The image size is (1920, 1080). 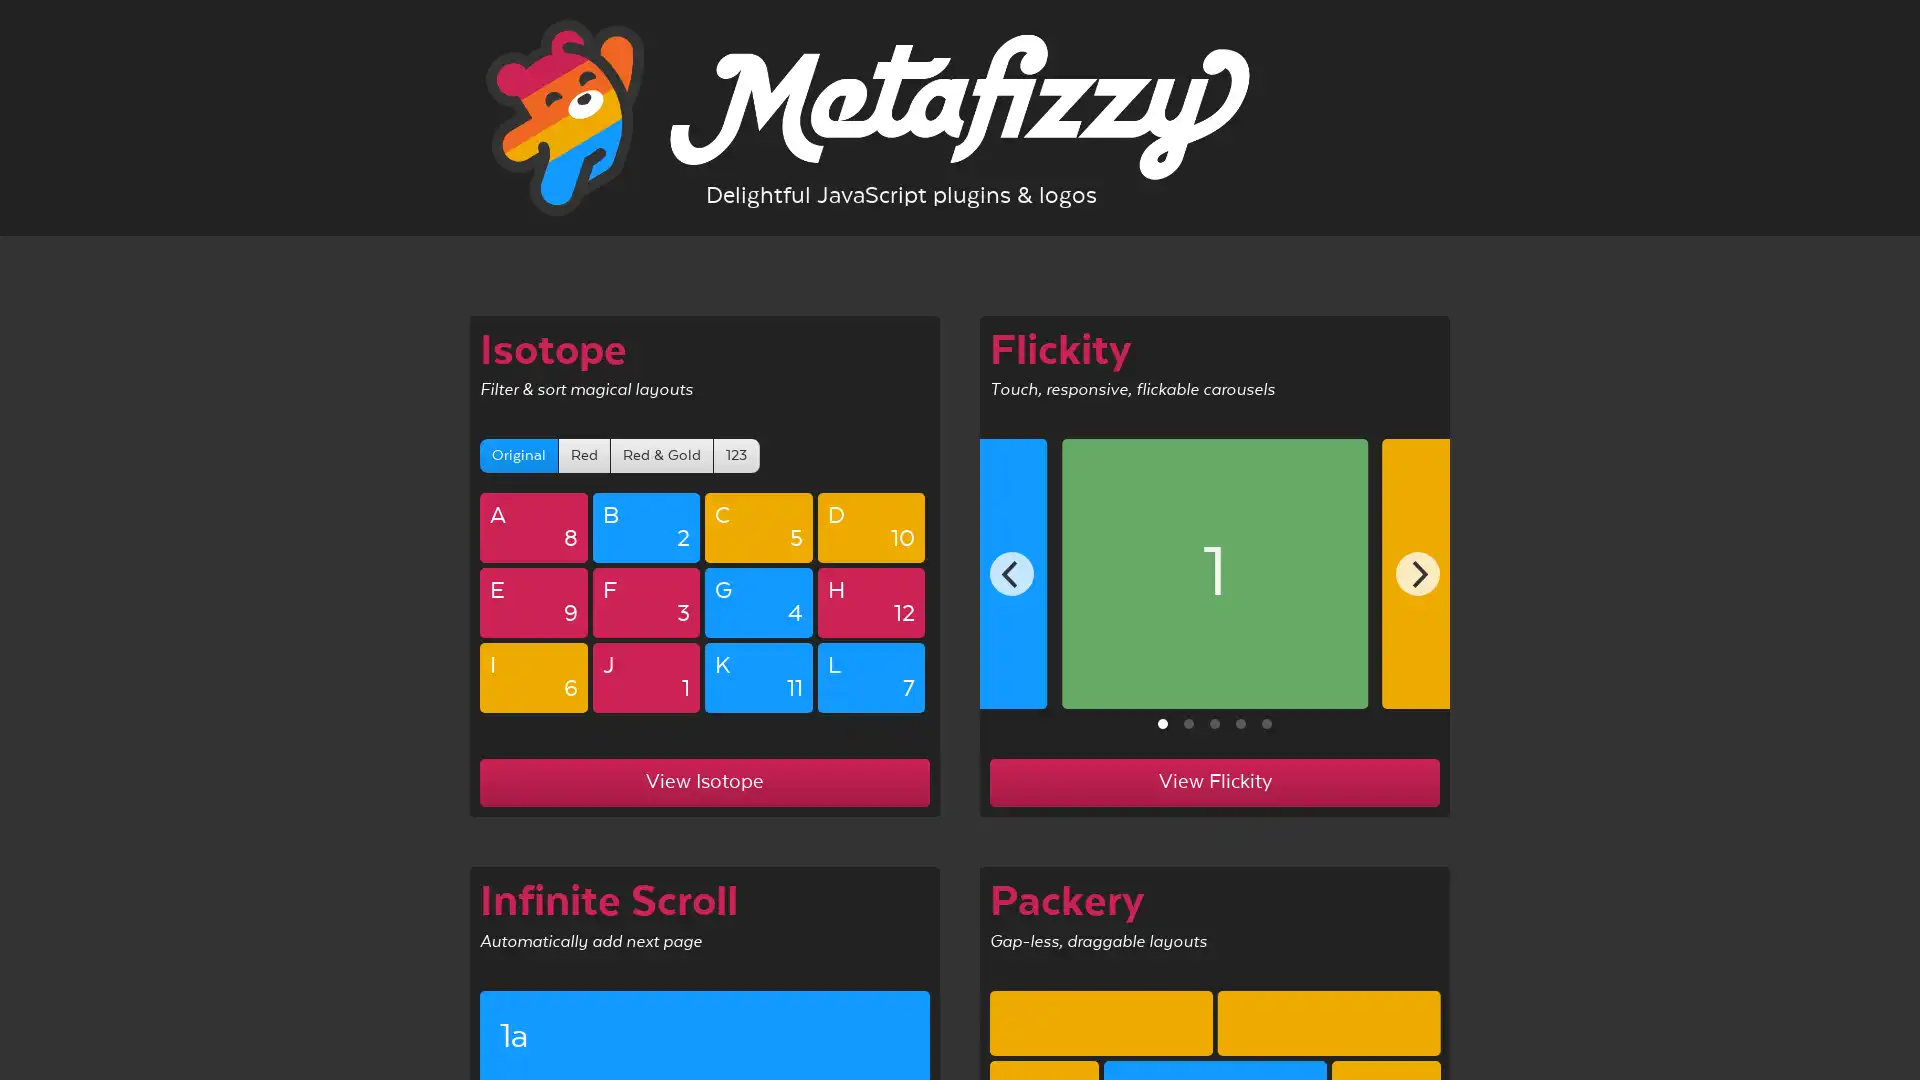 What do you see at coordinates (518, 455) in the screenshot?
I see `Original` at bounding box center [518, 455].